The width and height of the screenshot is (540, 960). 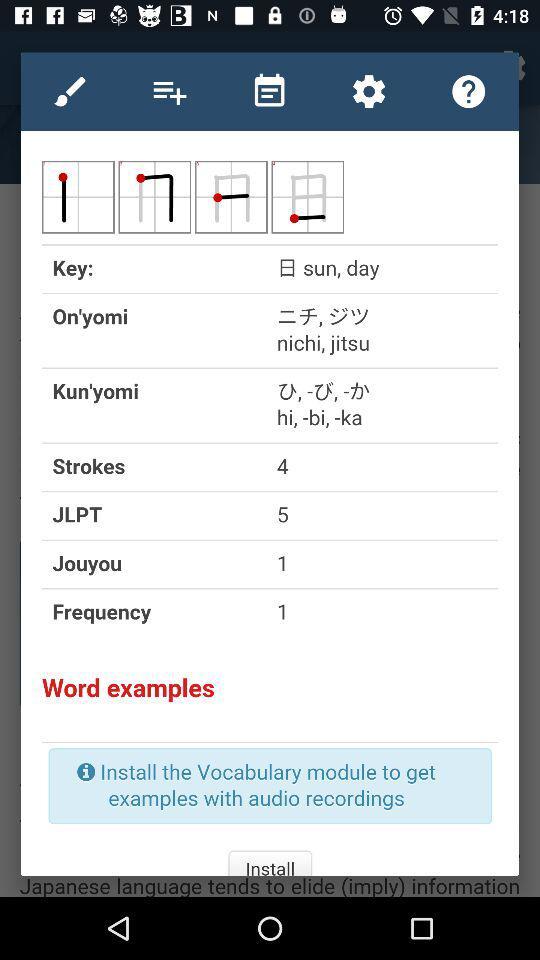 I want to click on help answer questions, so click(x=468, y=91).